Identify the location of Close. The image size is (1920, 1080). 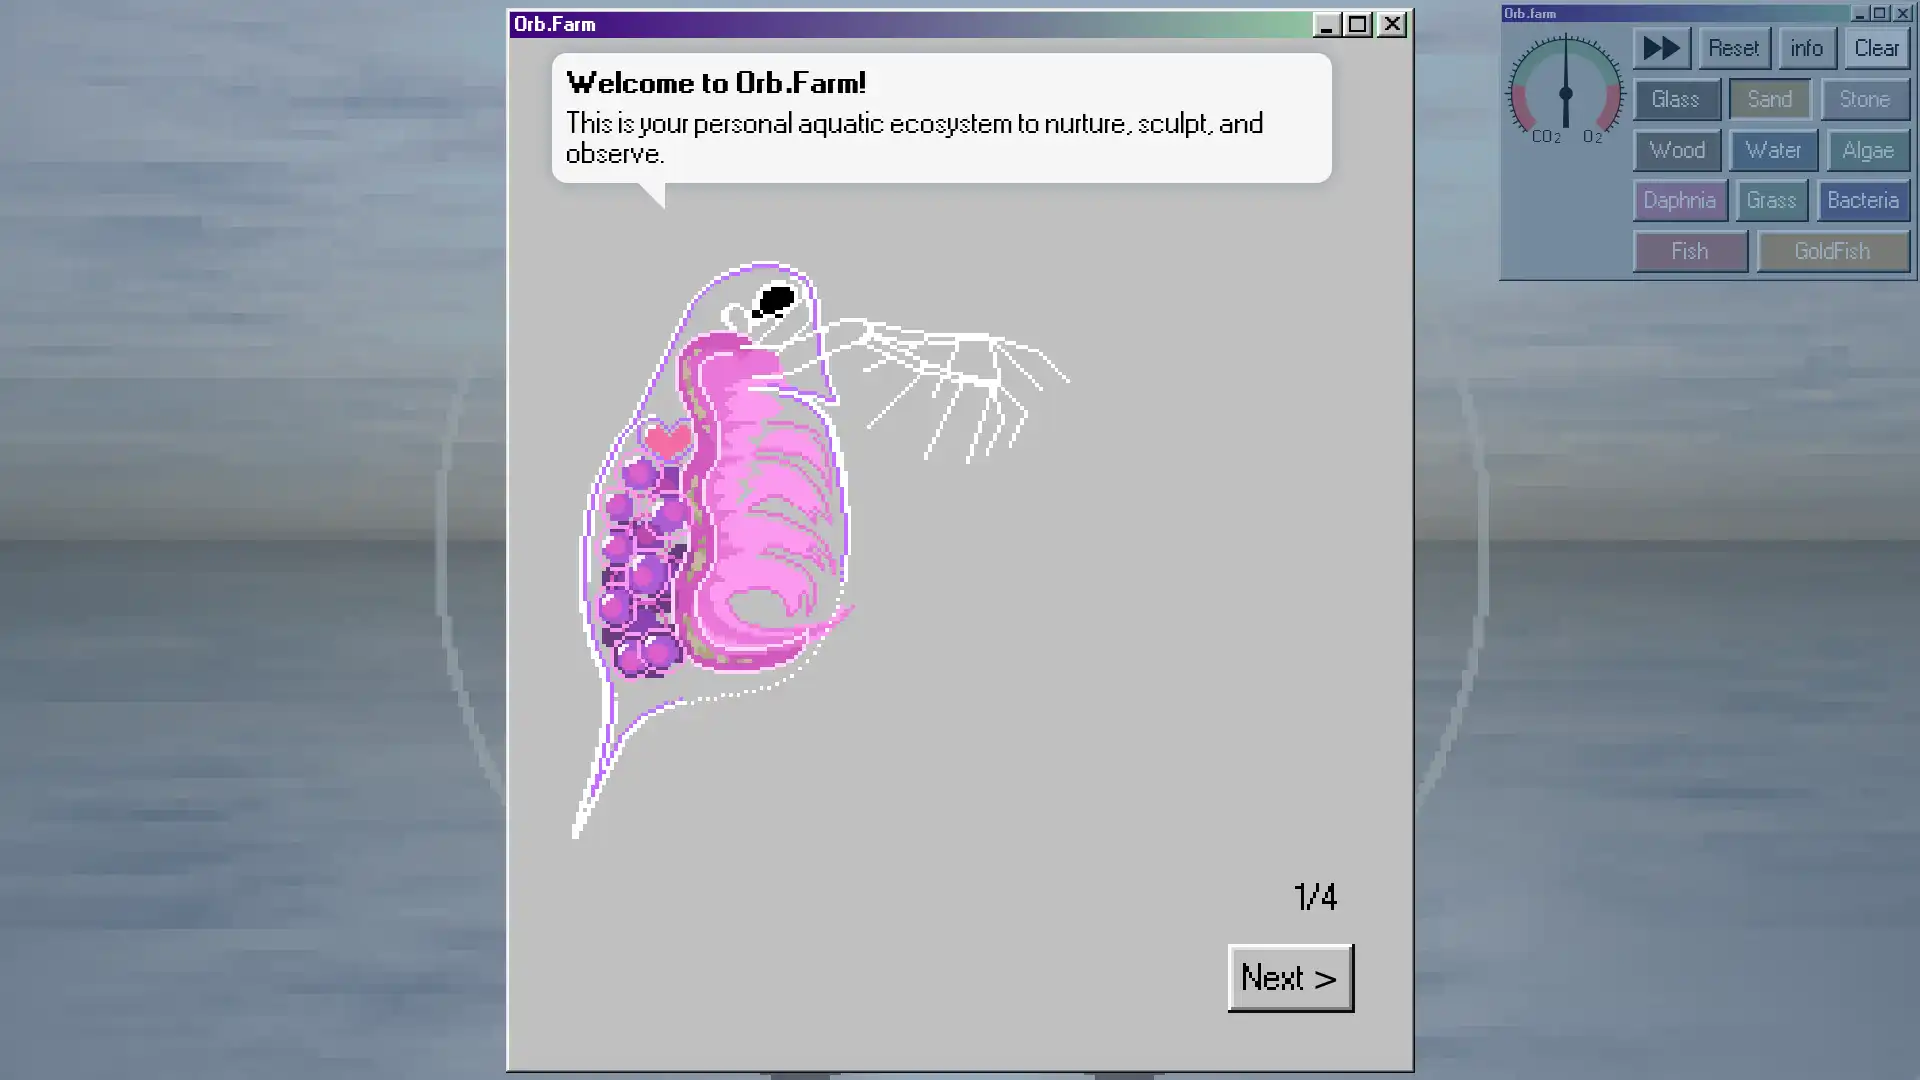
(741, 12).